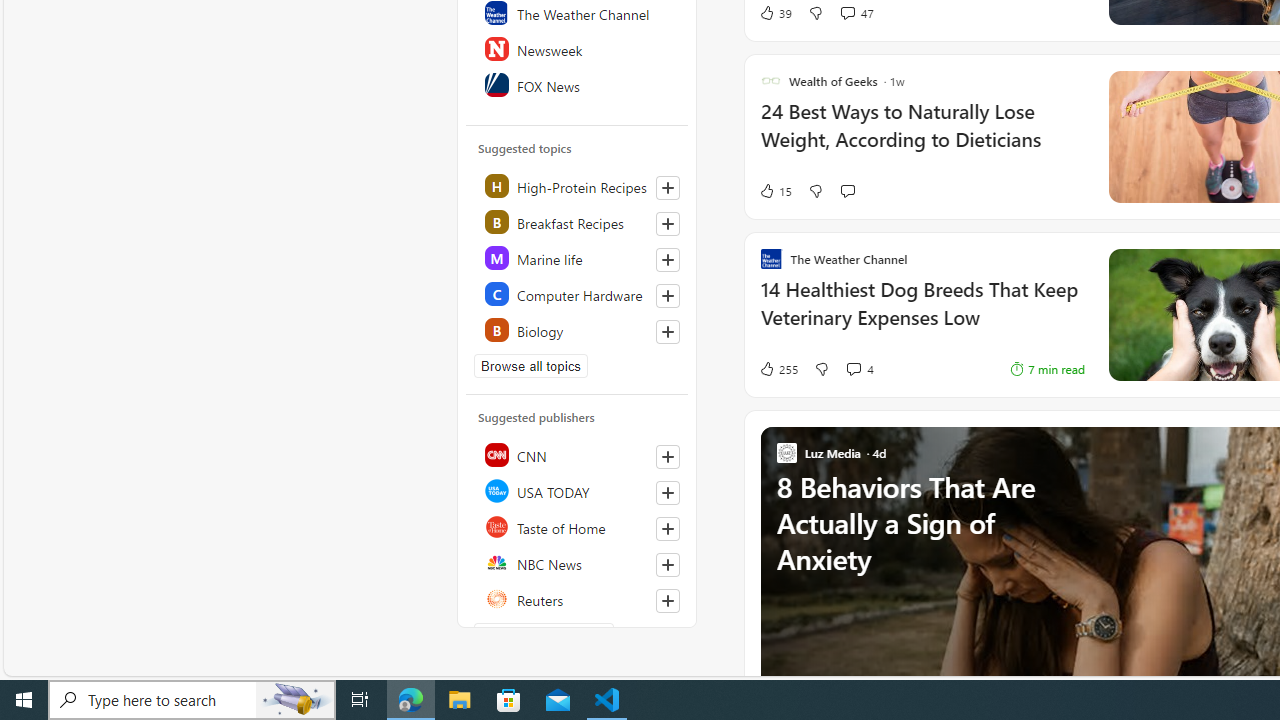 This screenshot has height=720, width=1280. Describe the element at coordinates (577, 598) in the screenshot. I see `'Reuters'` at that location.